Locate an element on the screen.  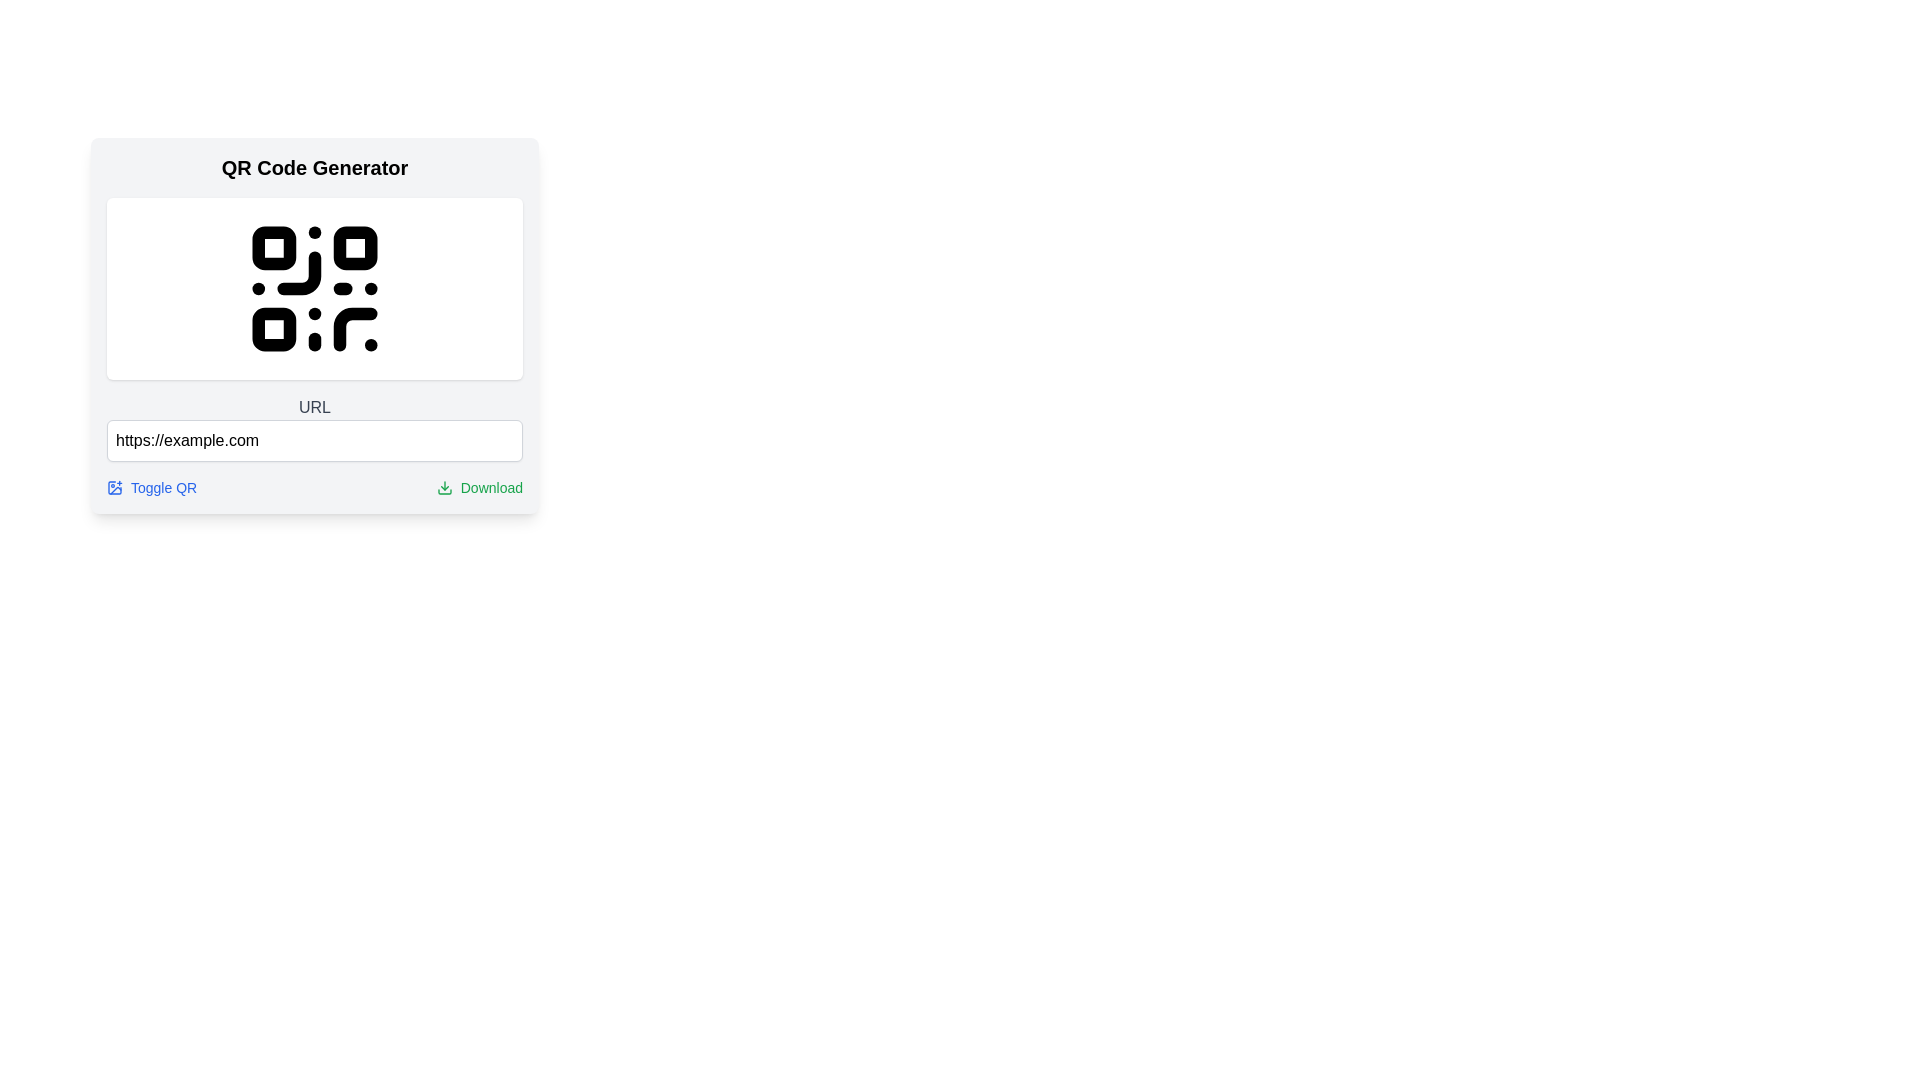
the 'Toggle QR' text-based hyperlink displayed in blue text styling, located below the URL input field and before the 'Download' button to visually highlight it is located at coordinates (164, 488).